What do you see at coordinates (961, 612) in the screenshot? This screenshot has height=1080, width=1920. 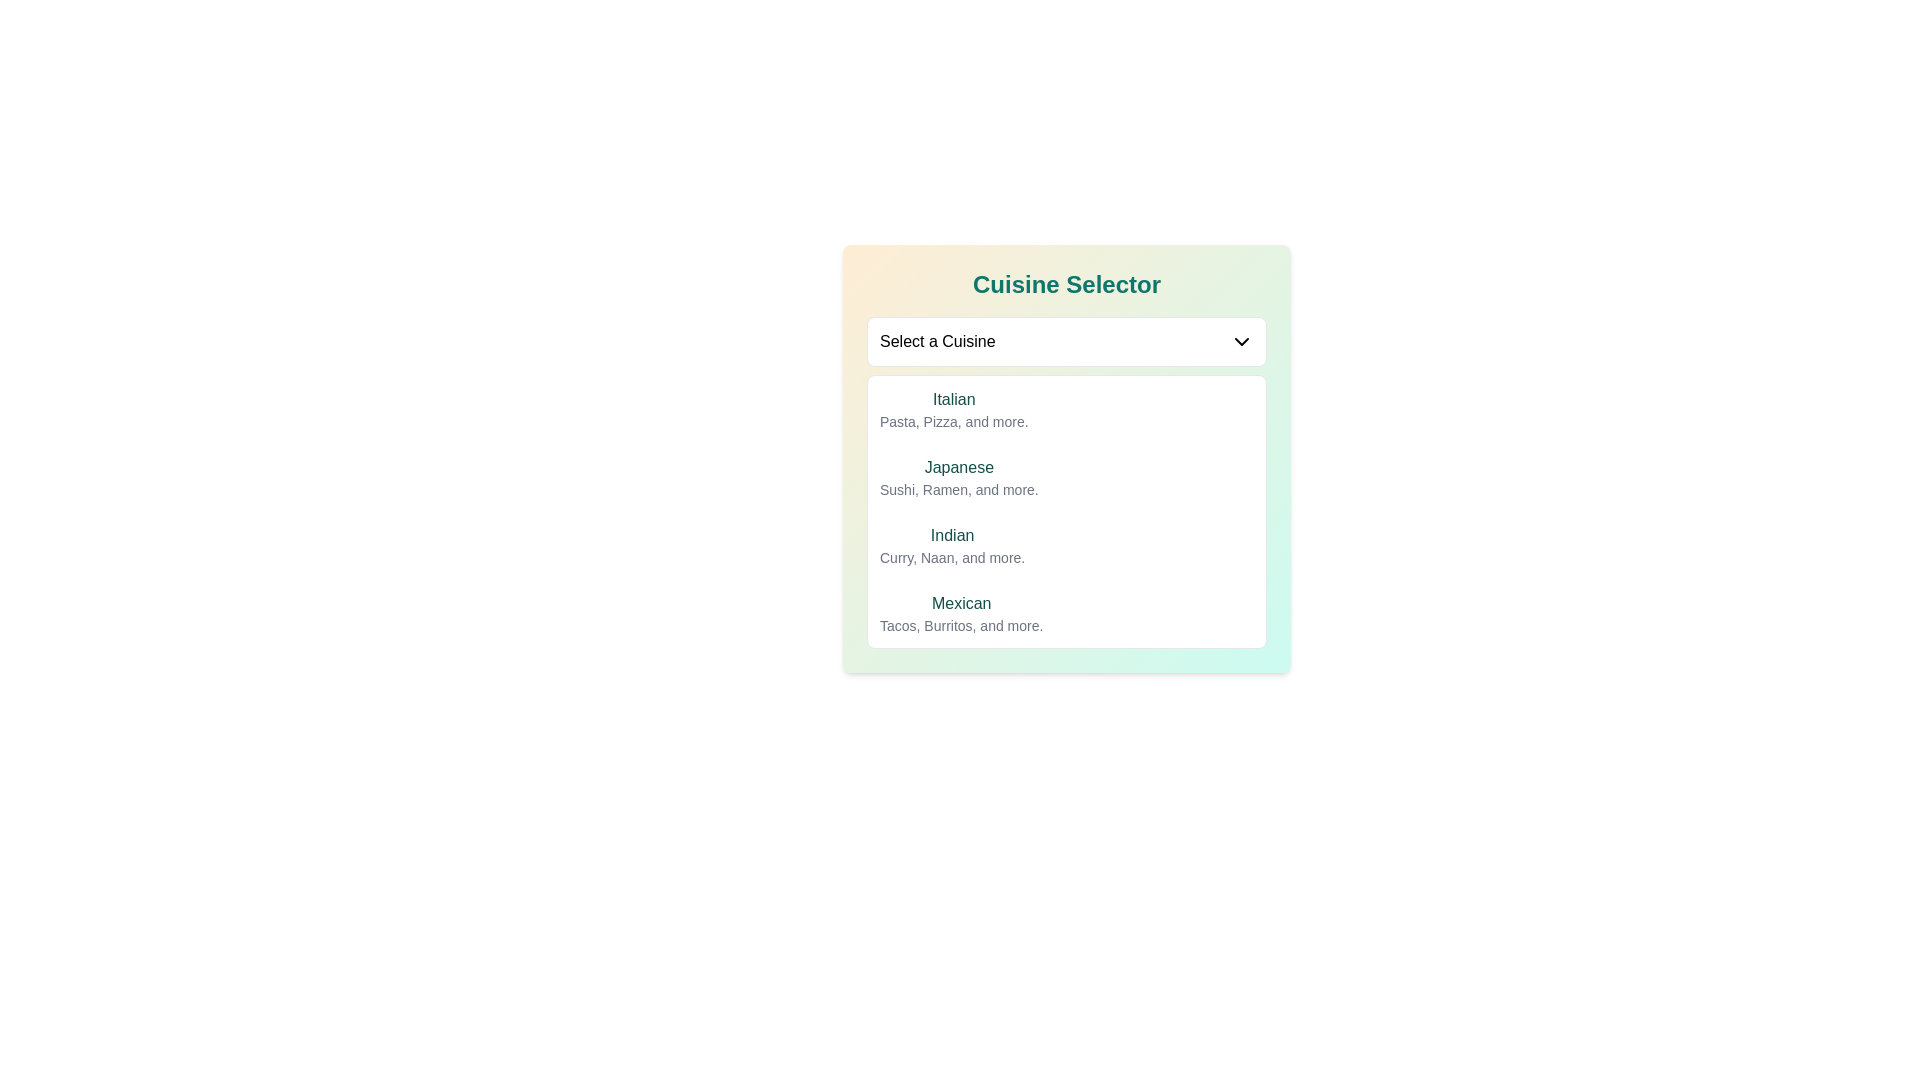 I see `to select the 'Mexican' cuisine option in the vertical menu of cuisine selections, which is the fourth item listed below 'Italian', 'Japanese', and 'Indian'` at bounding box center [961, 612].